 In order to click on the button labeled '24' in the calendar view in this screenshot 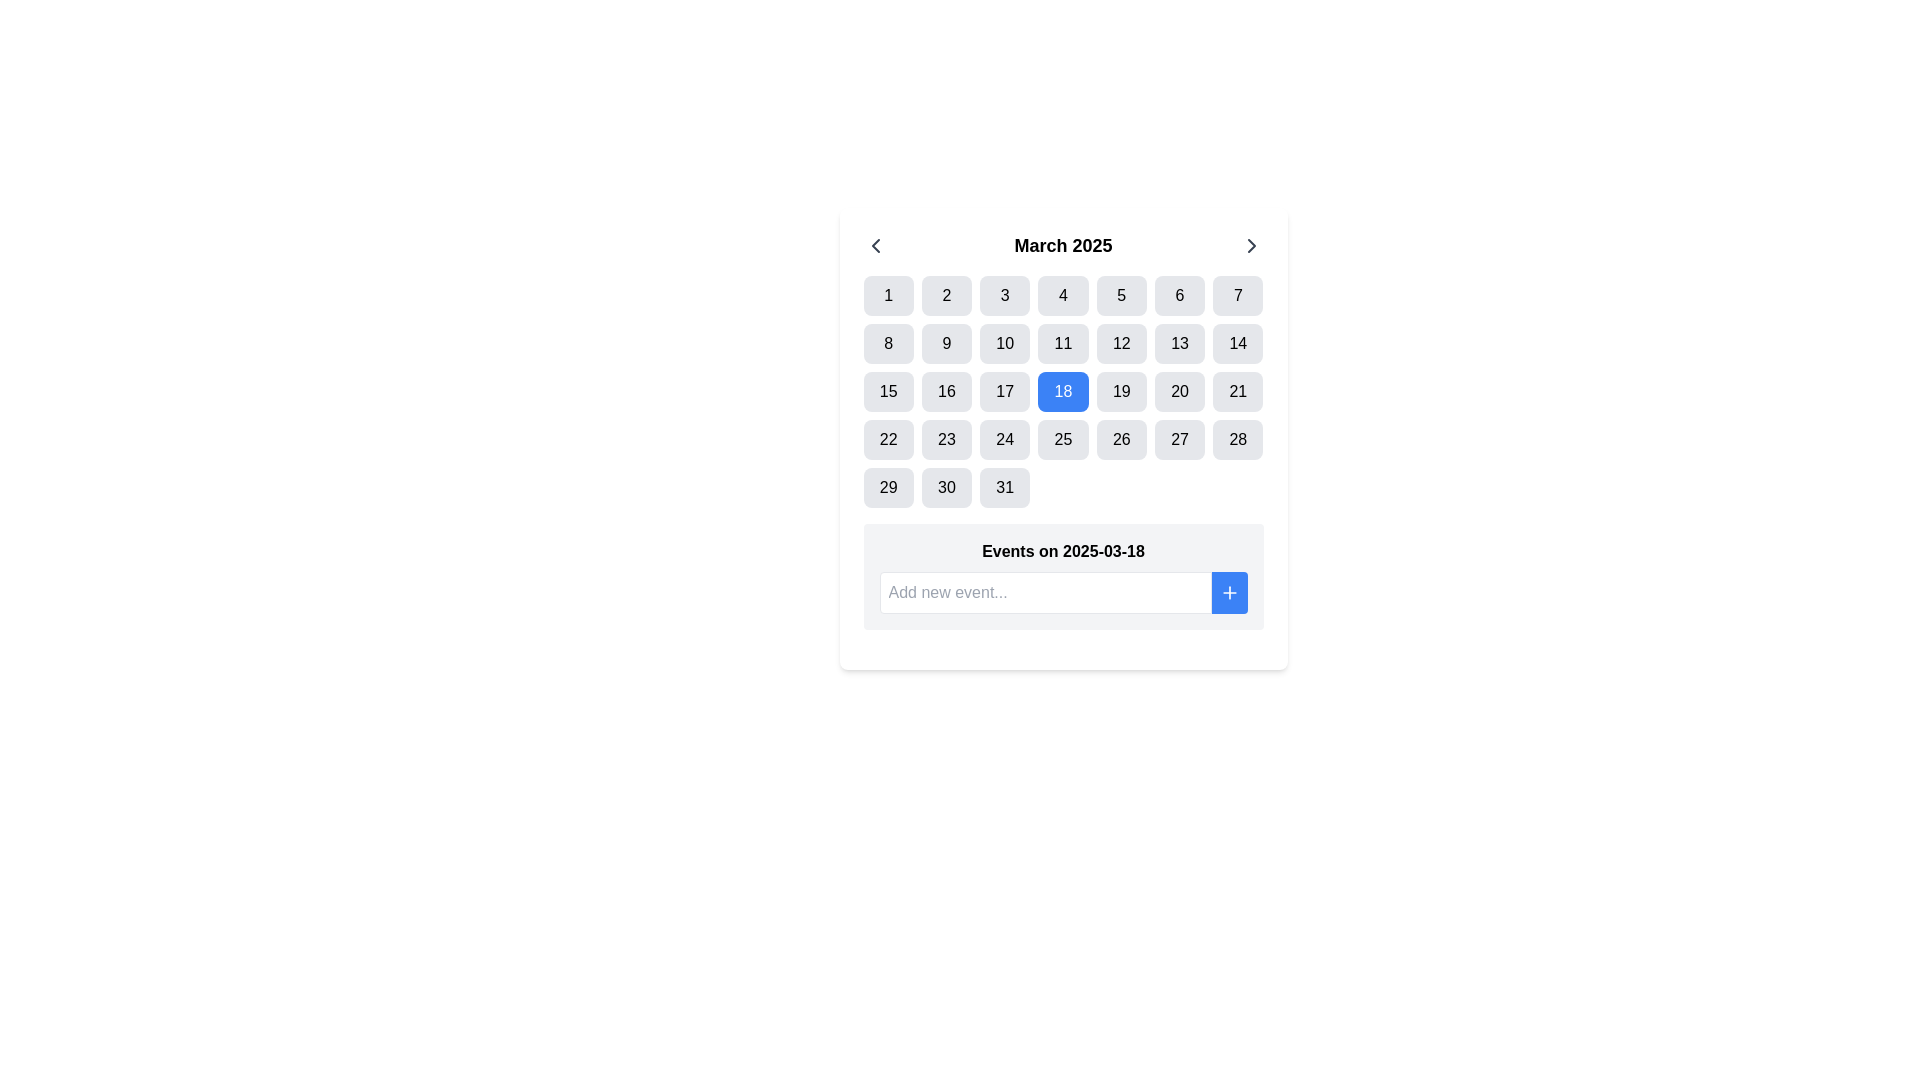, I will do `click(1005, 438)`.